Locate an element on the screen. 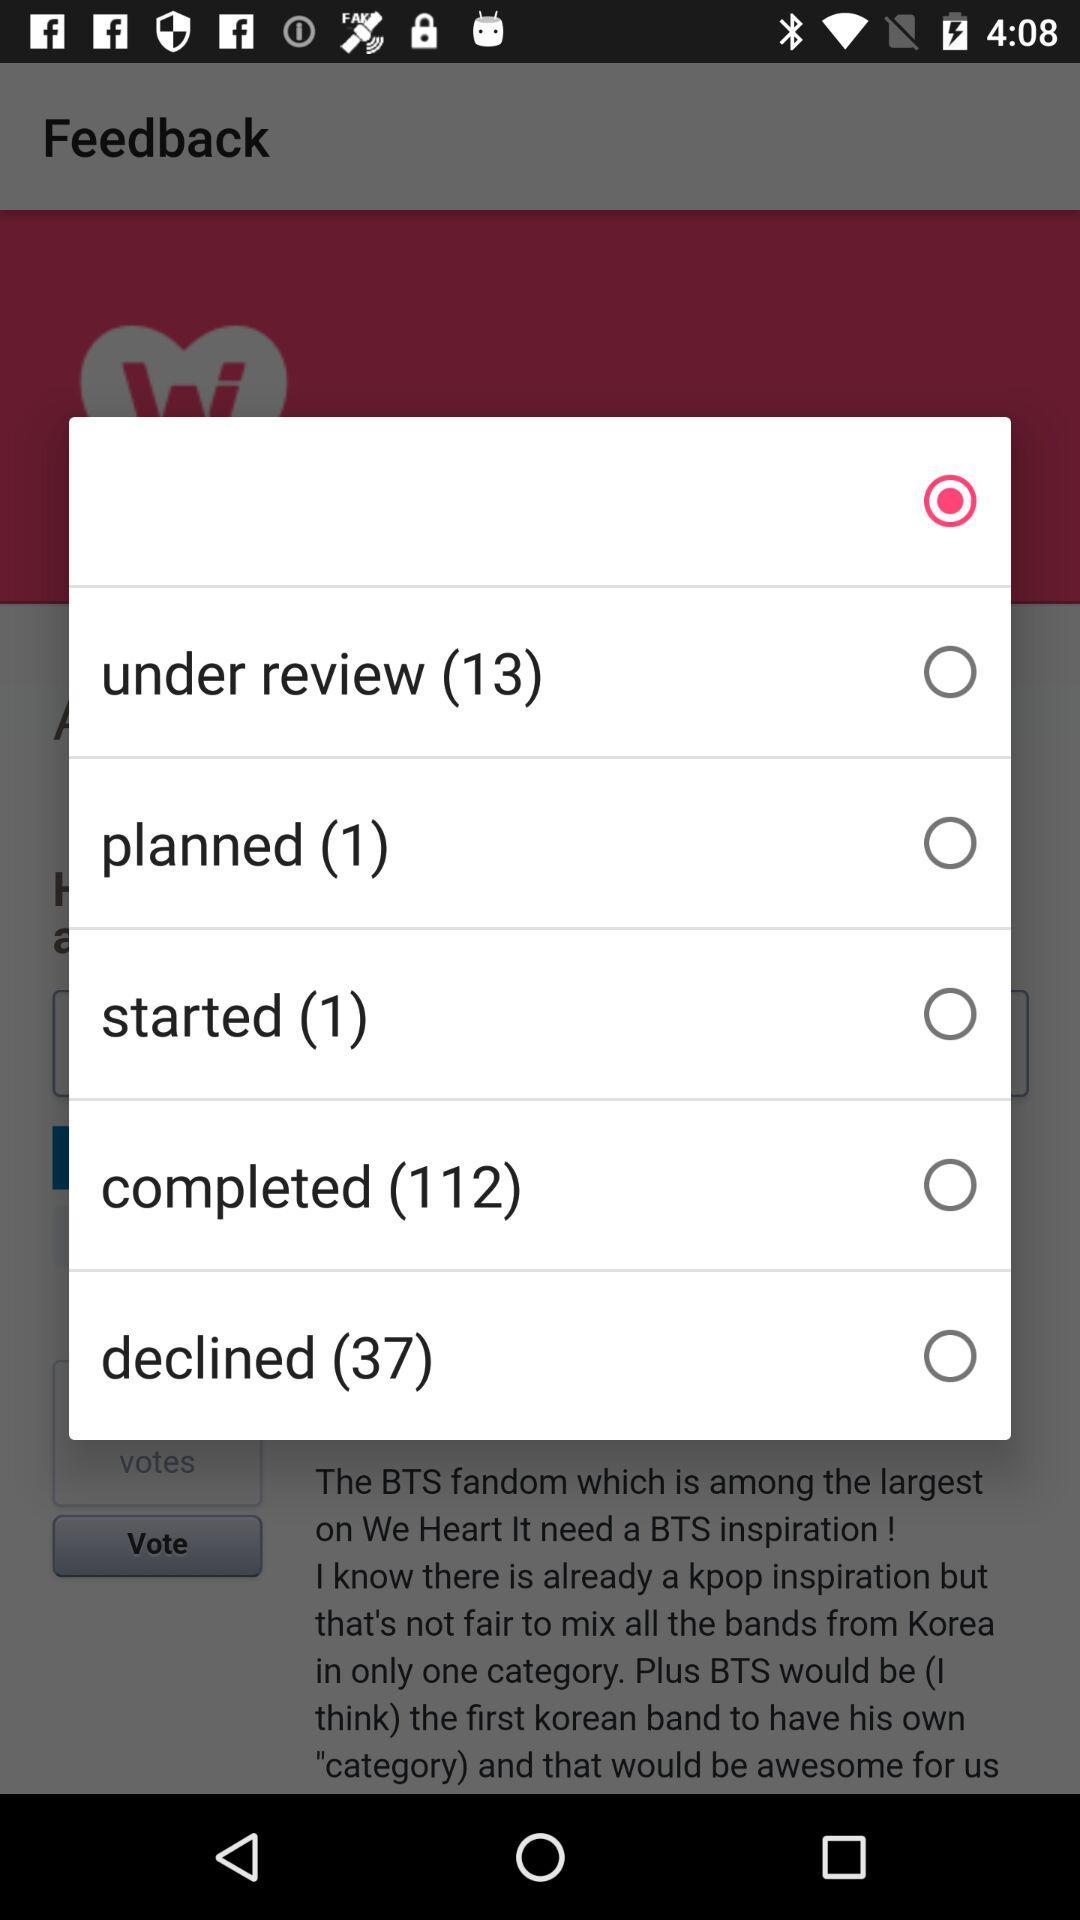  the declined (37) item is located at coordinates (540, 1356).